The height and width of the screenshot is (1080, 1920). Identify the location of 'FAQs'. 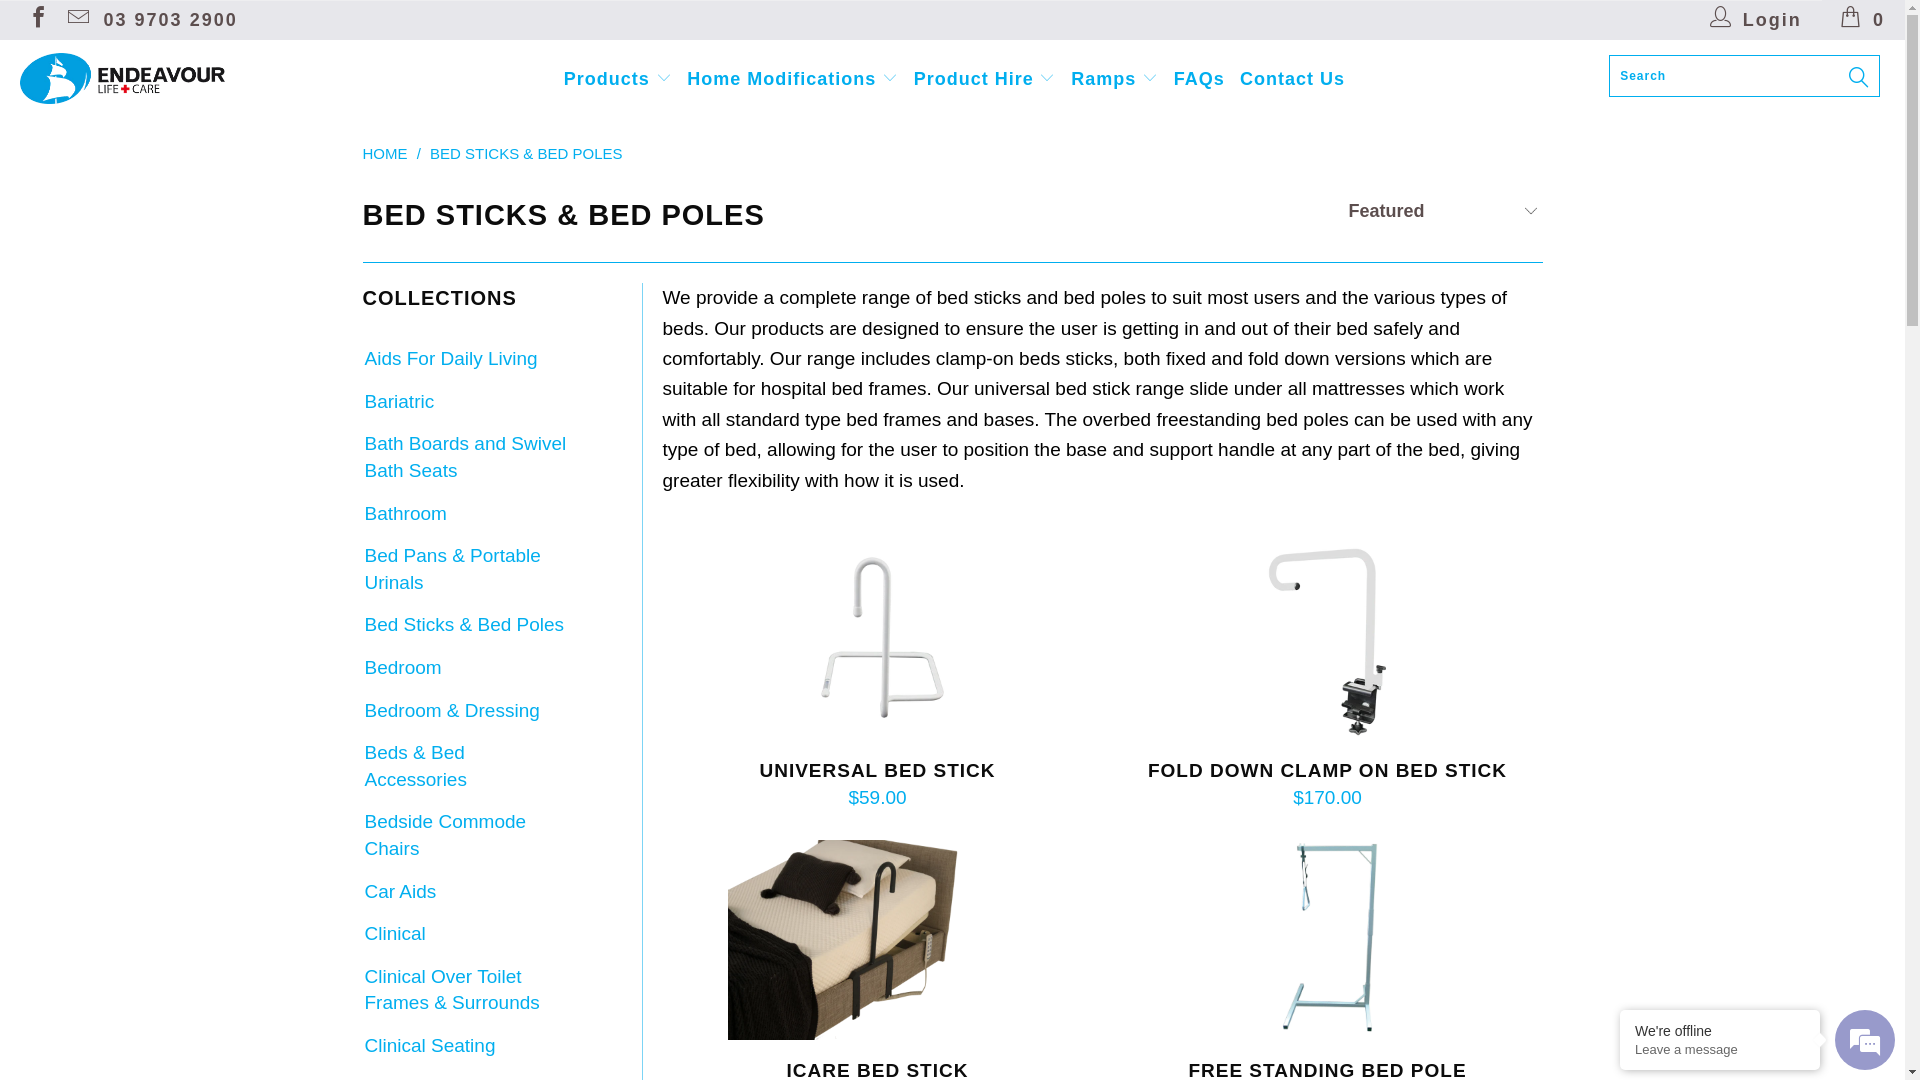
(1174, 78).